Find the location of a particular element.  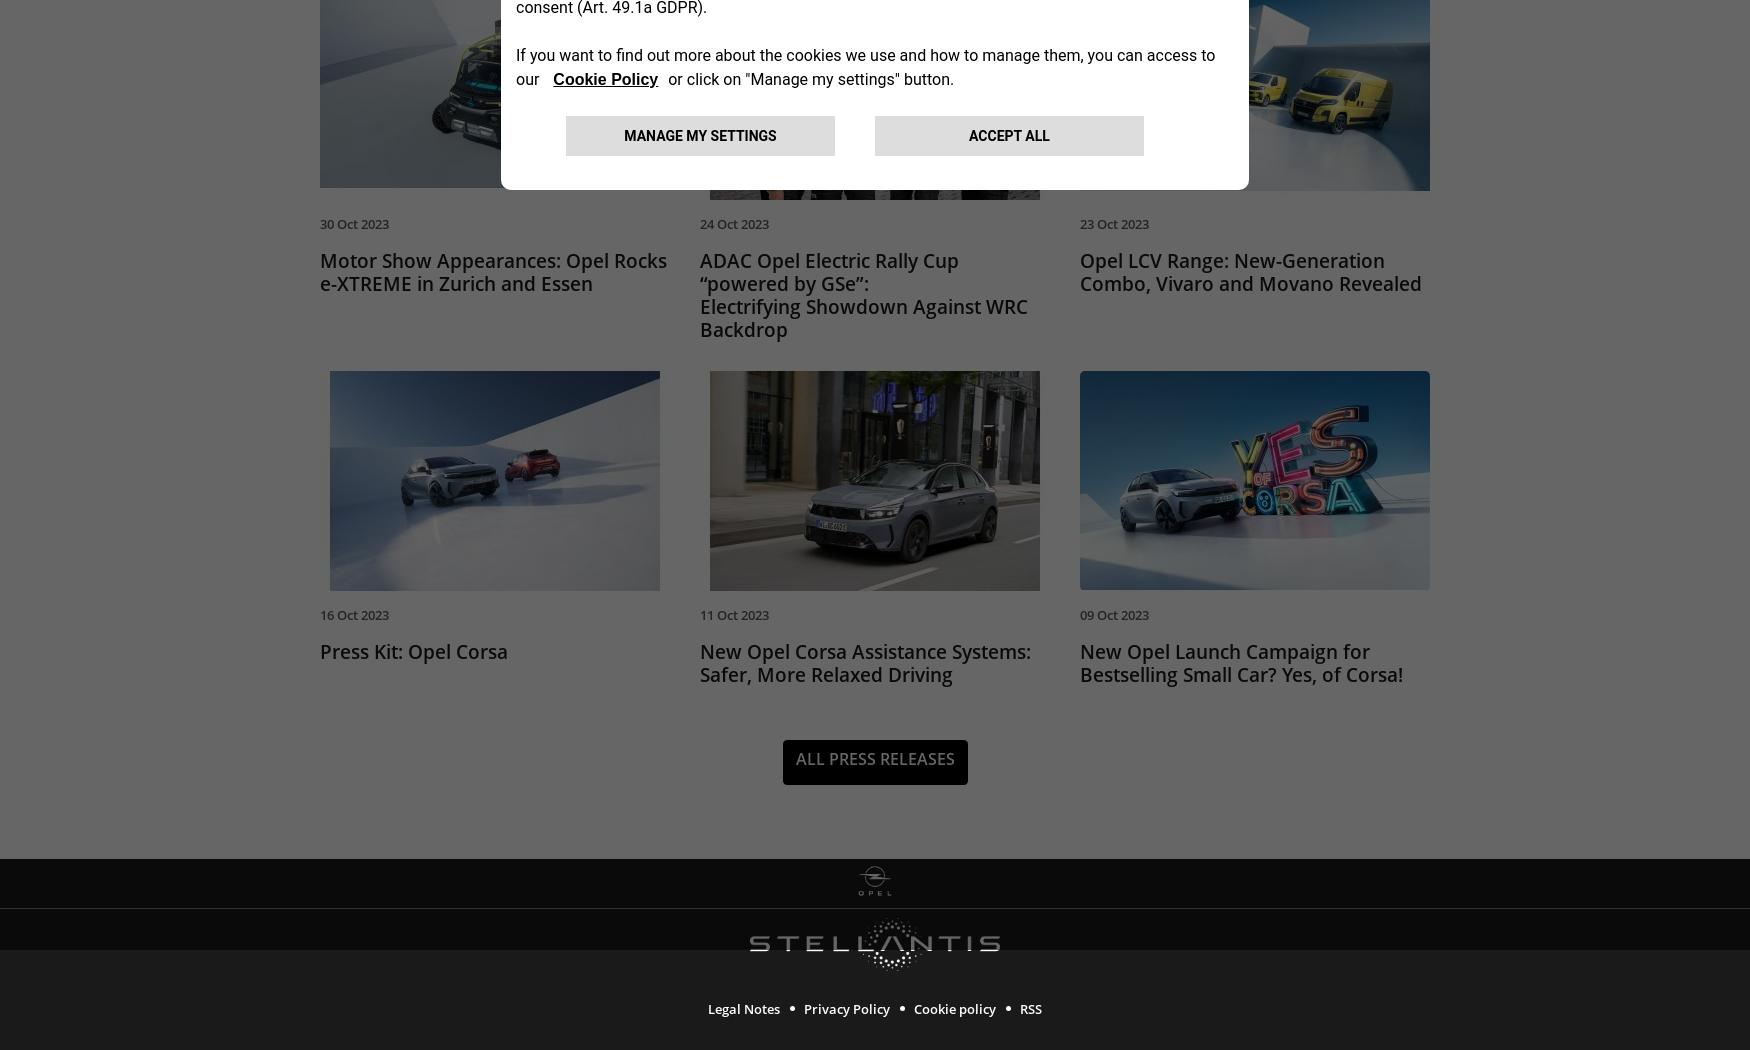

'16 Oct 2023' is located at coordinates (354, 618).